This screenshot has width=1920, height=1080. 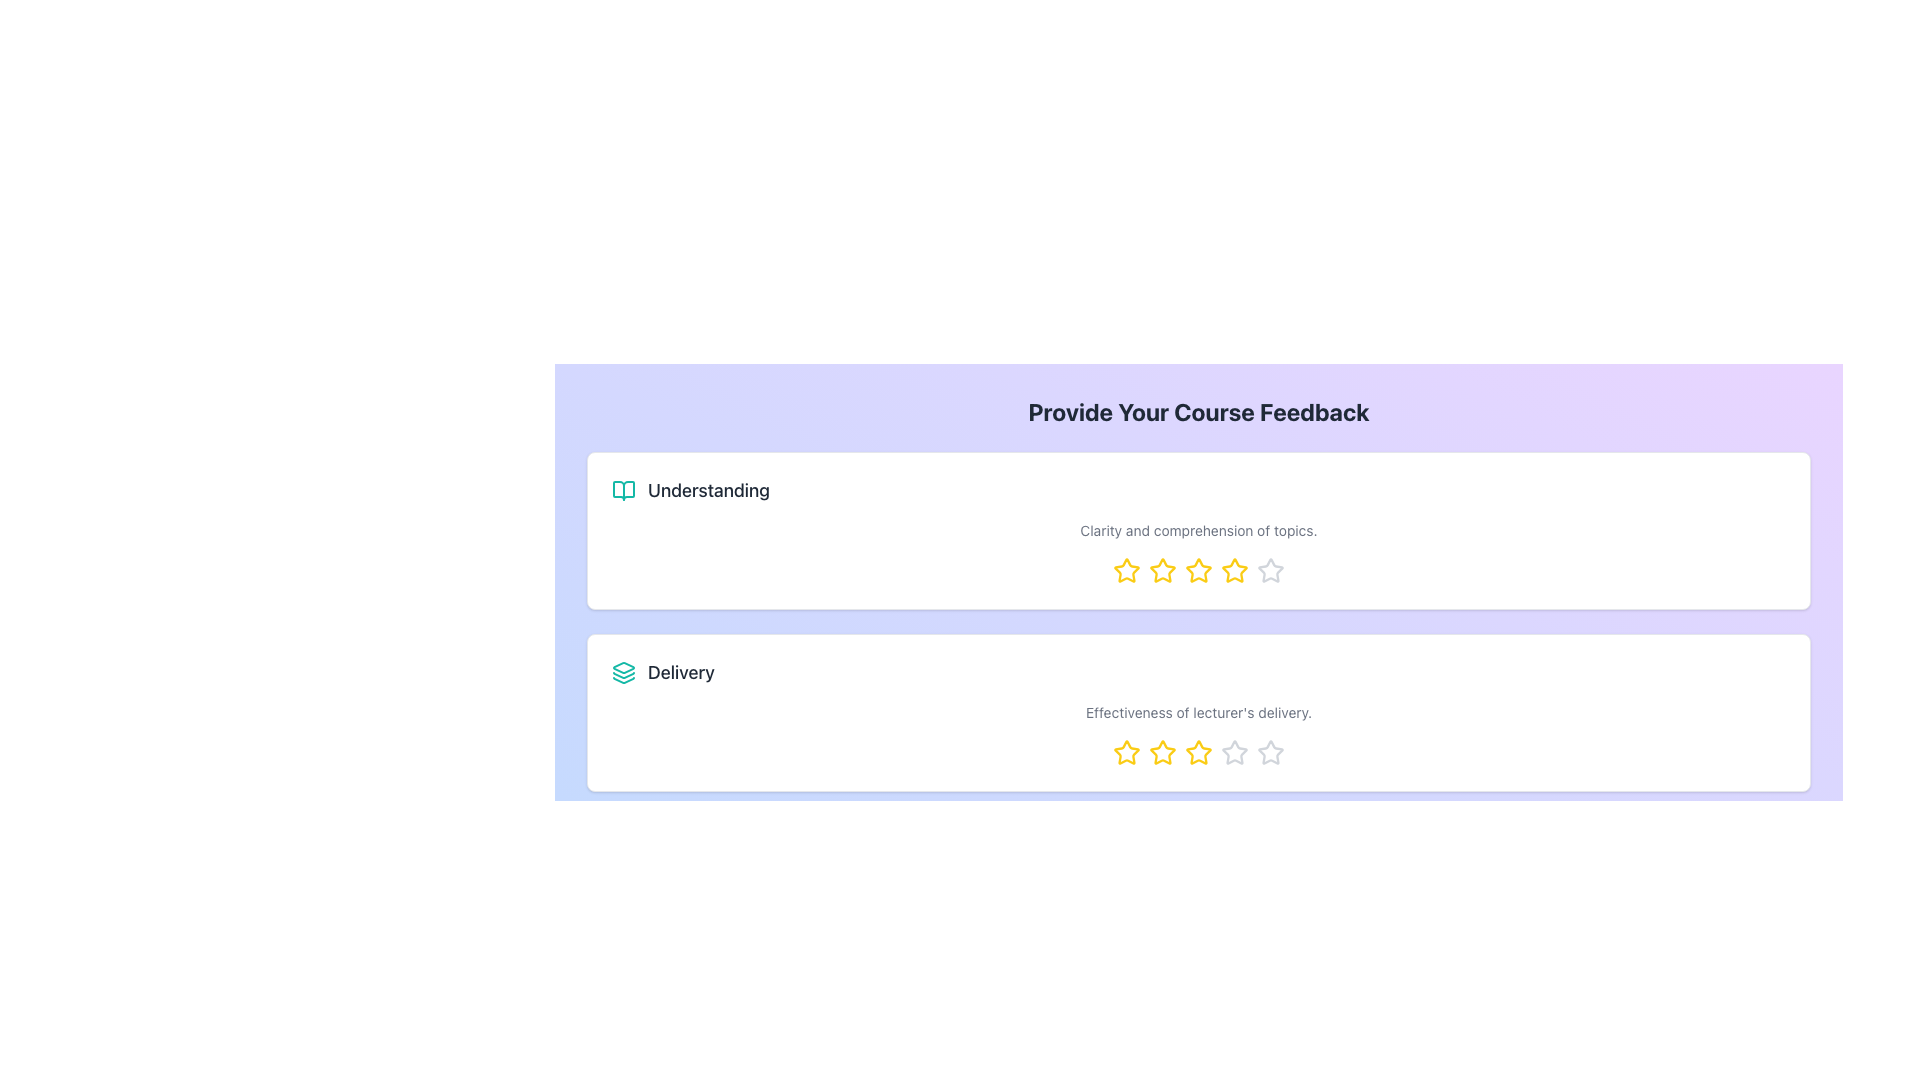 I want to click on the fifth Rating Star Icon in the Delivery feedback category, so click(x=1233, y=752).